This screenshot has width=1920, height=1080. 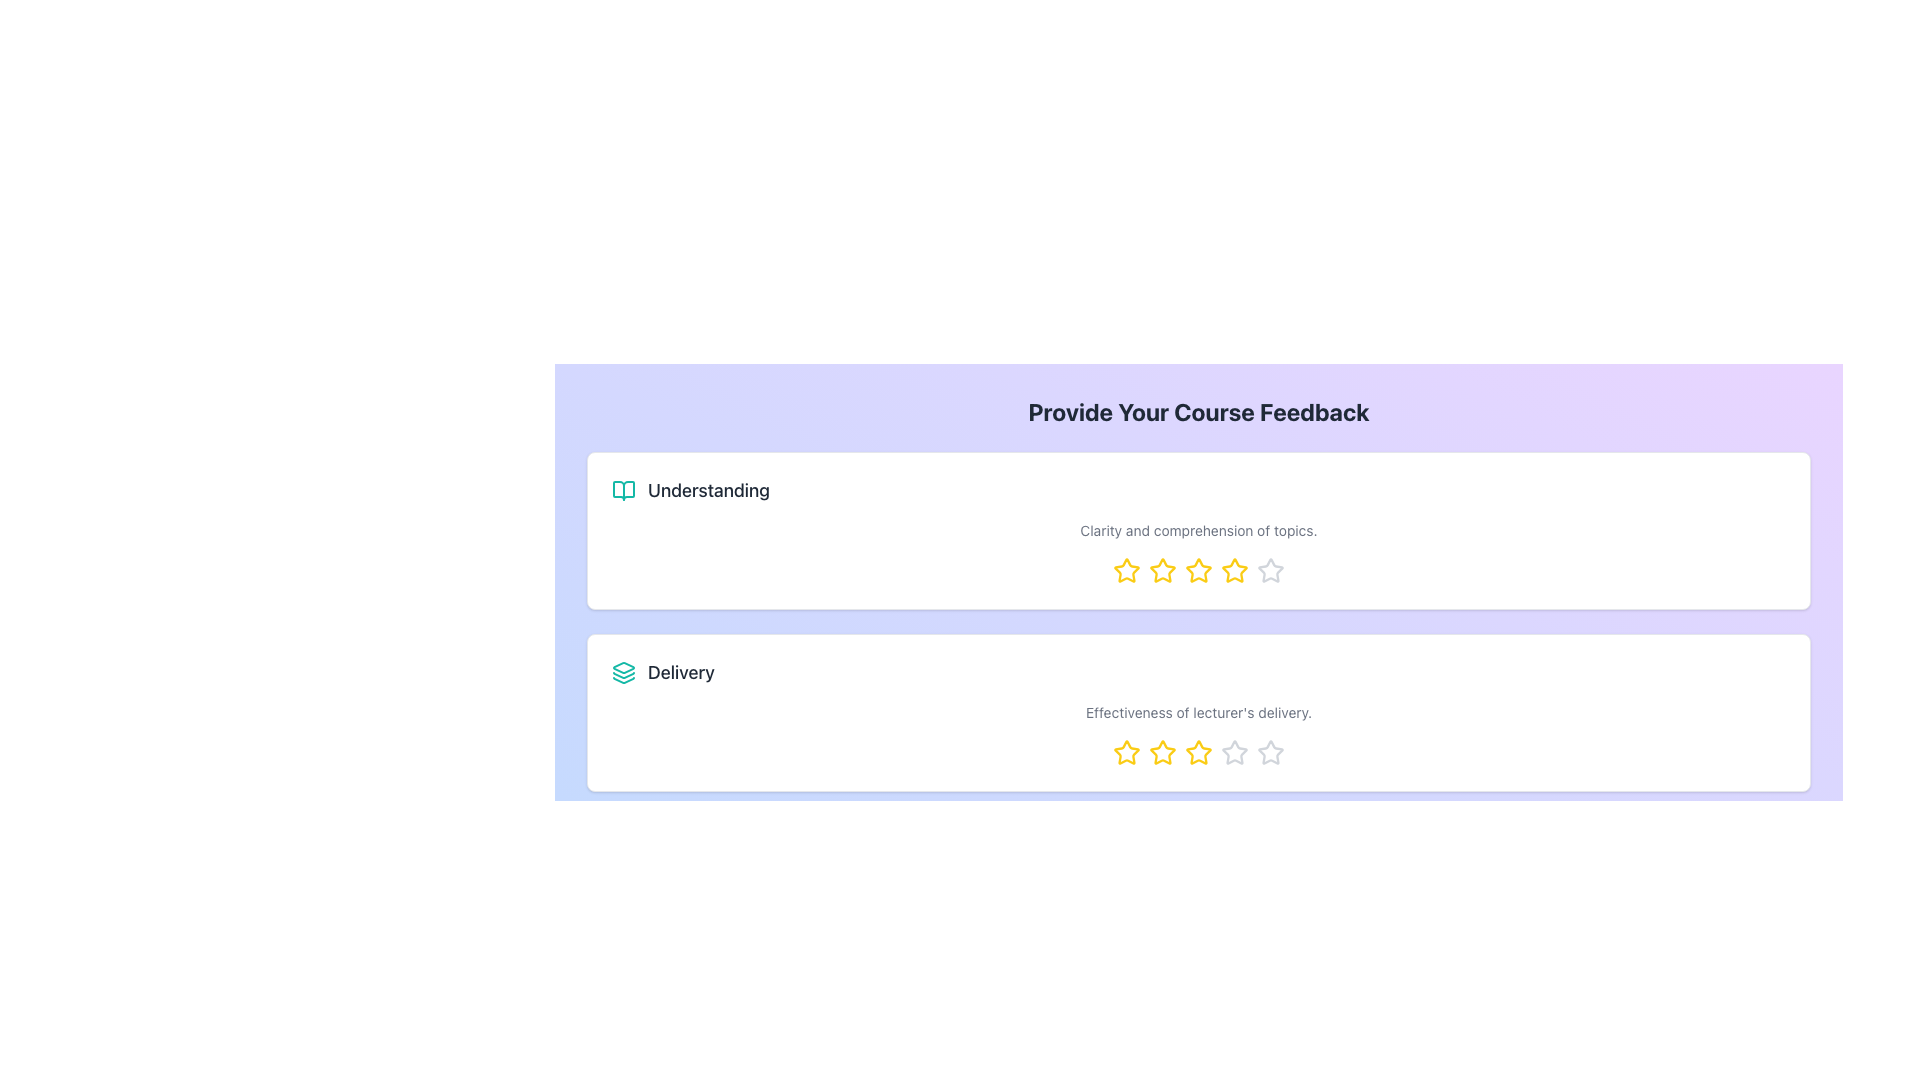 I want to click on the fifth Rating Star Icon in the Delivery feedback category, so click(x=1233, y=752).